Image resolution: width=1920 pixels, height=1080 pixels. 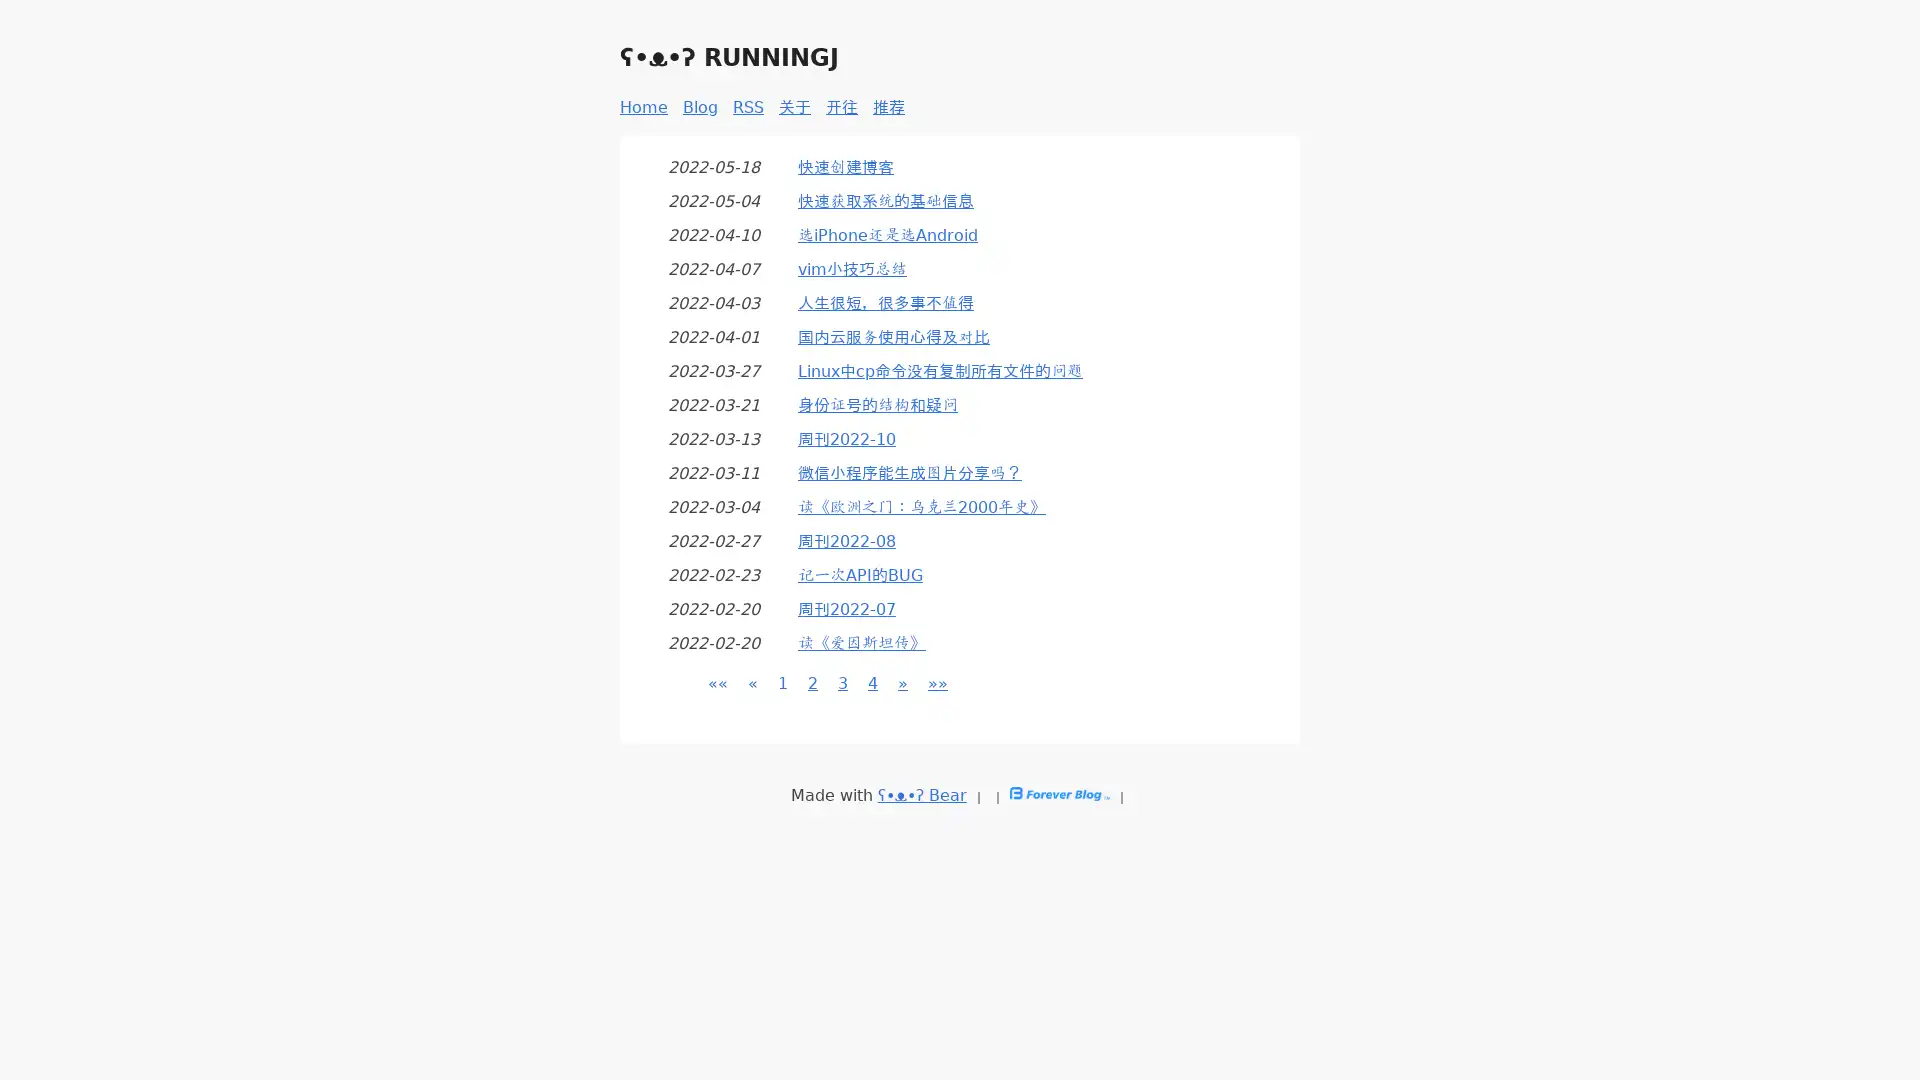 What do you see at coordinates (718, 681) in the screenshot?
I see `First` at bounding box center [718, 681].